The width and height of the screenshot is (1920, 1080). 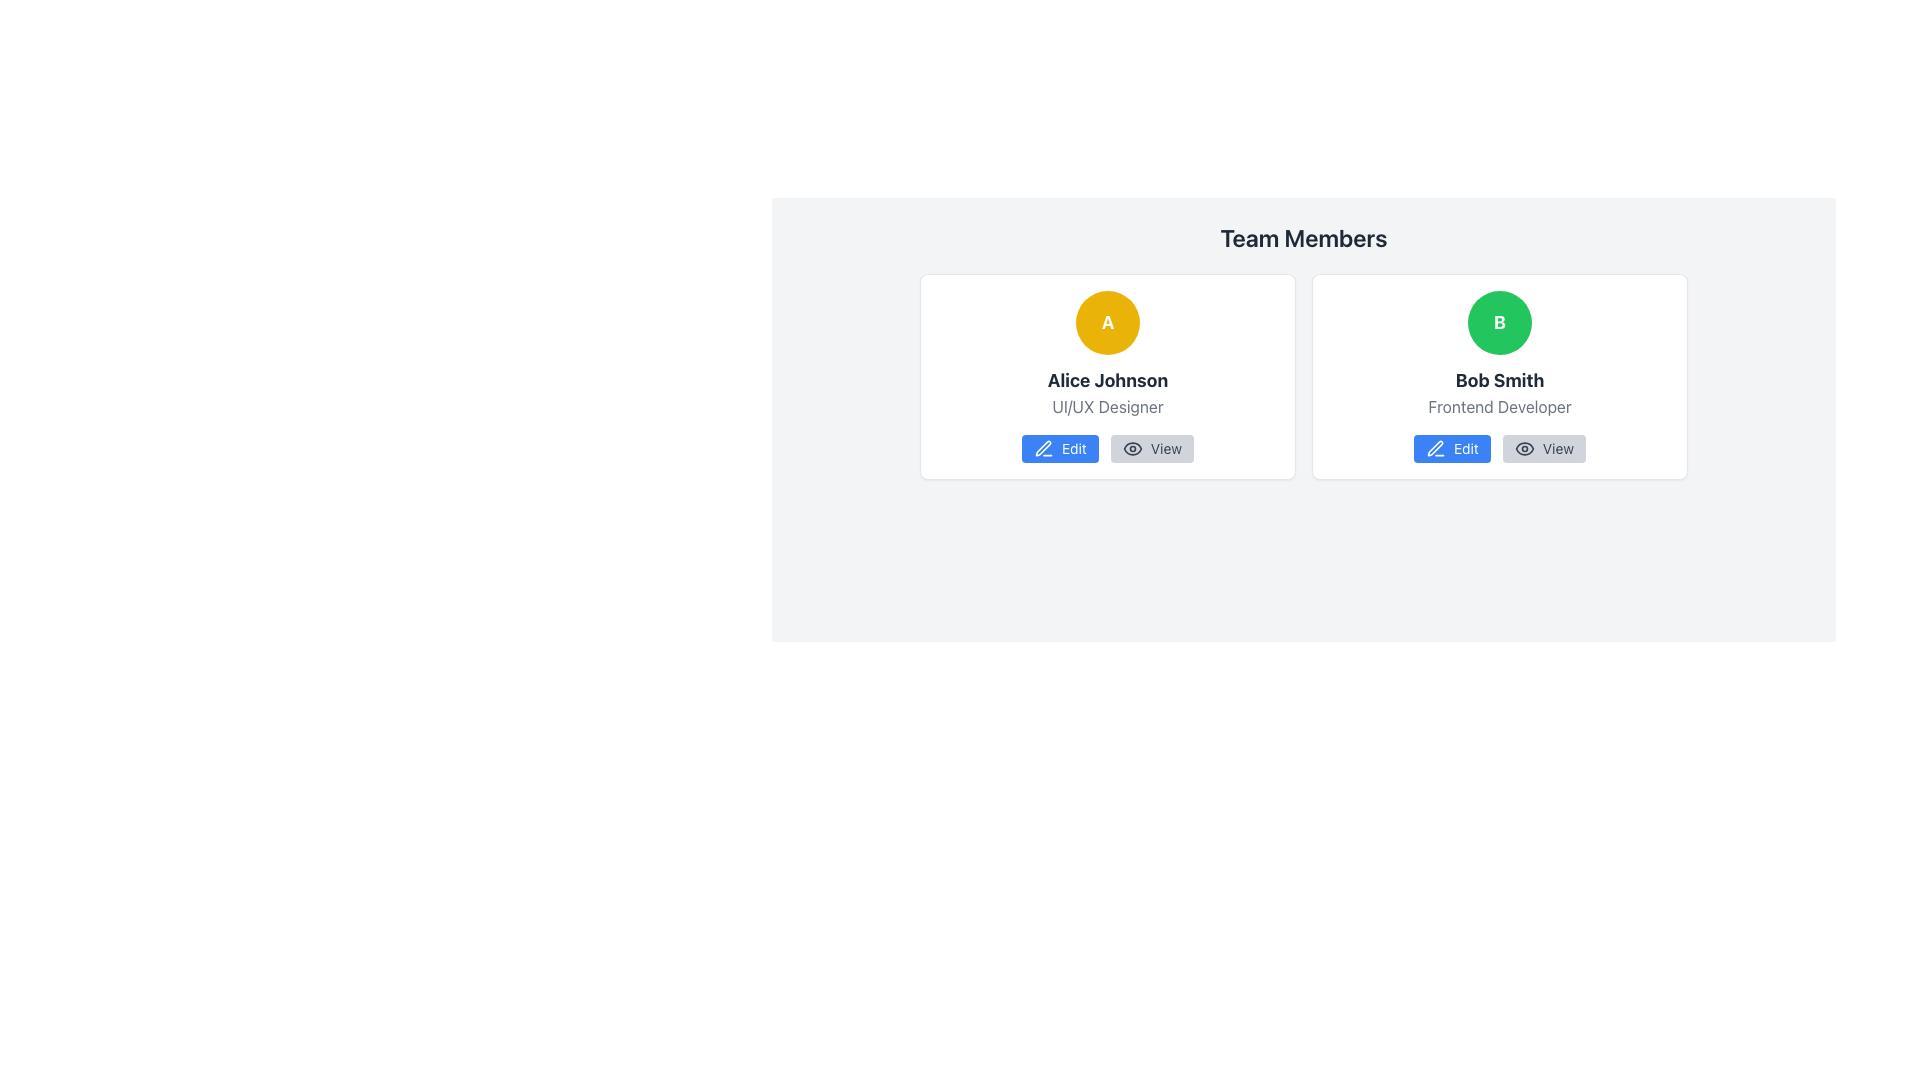 What do you see at coordinates (1434, 447) in the screenshot?
I see `the pen-shaped blue icon located to the left of the 'Edit' button for 'Bob Smith'` at bounding box center [1434, 447].